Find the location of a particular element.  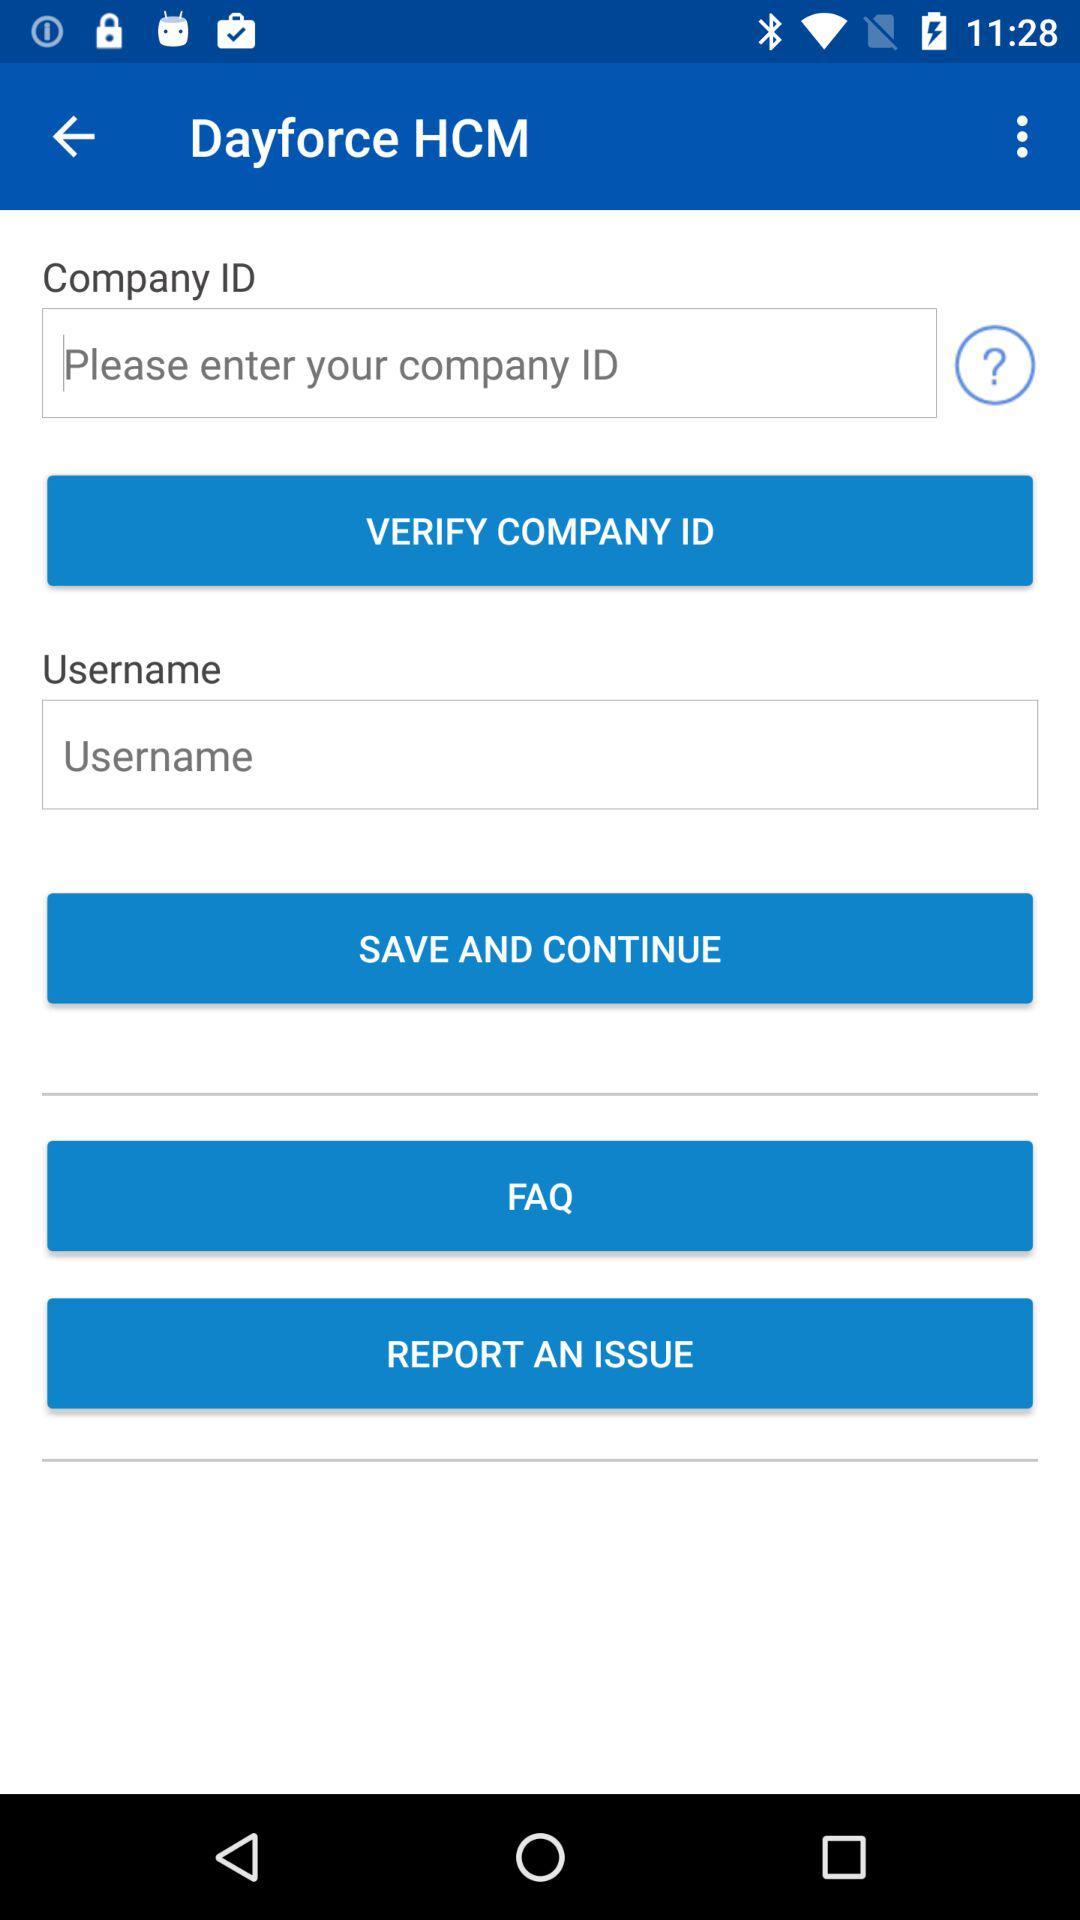

item next to the dayforce hcm icon is located at coordinates (1027, 135).